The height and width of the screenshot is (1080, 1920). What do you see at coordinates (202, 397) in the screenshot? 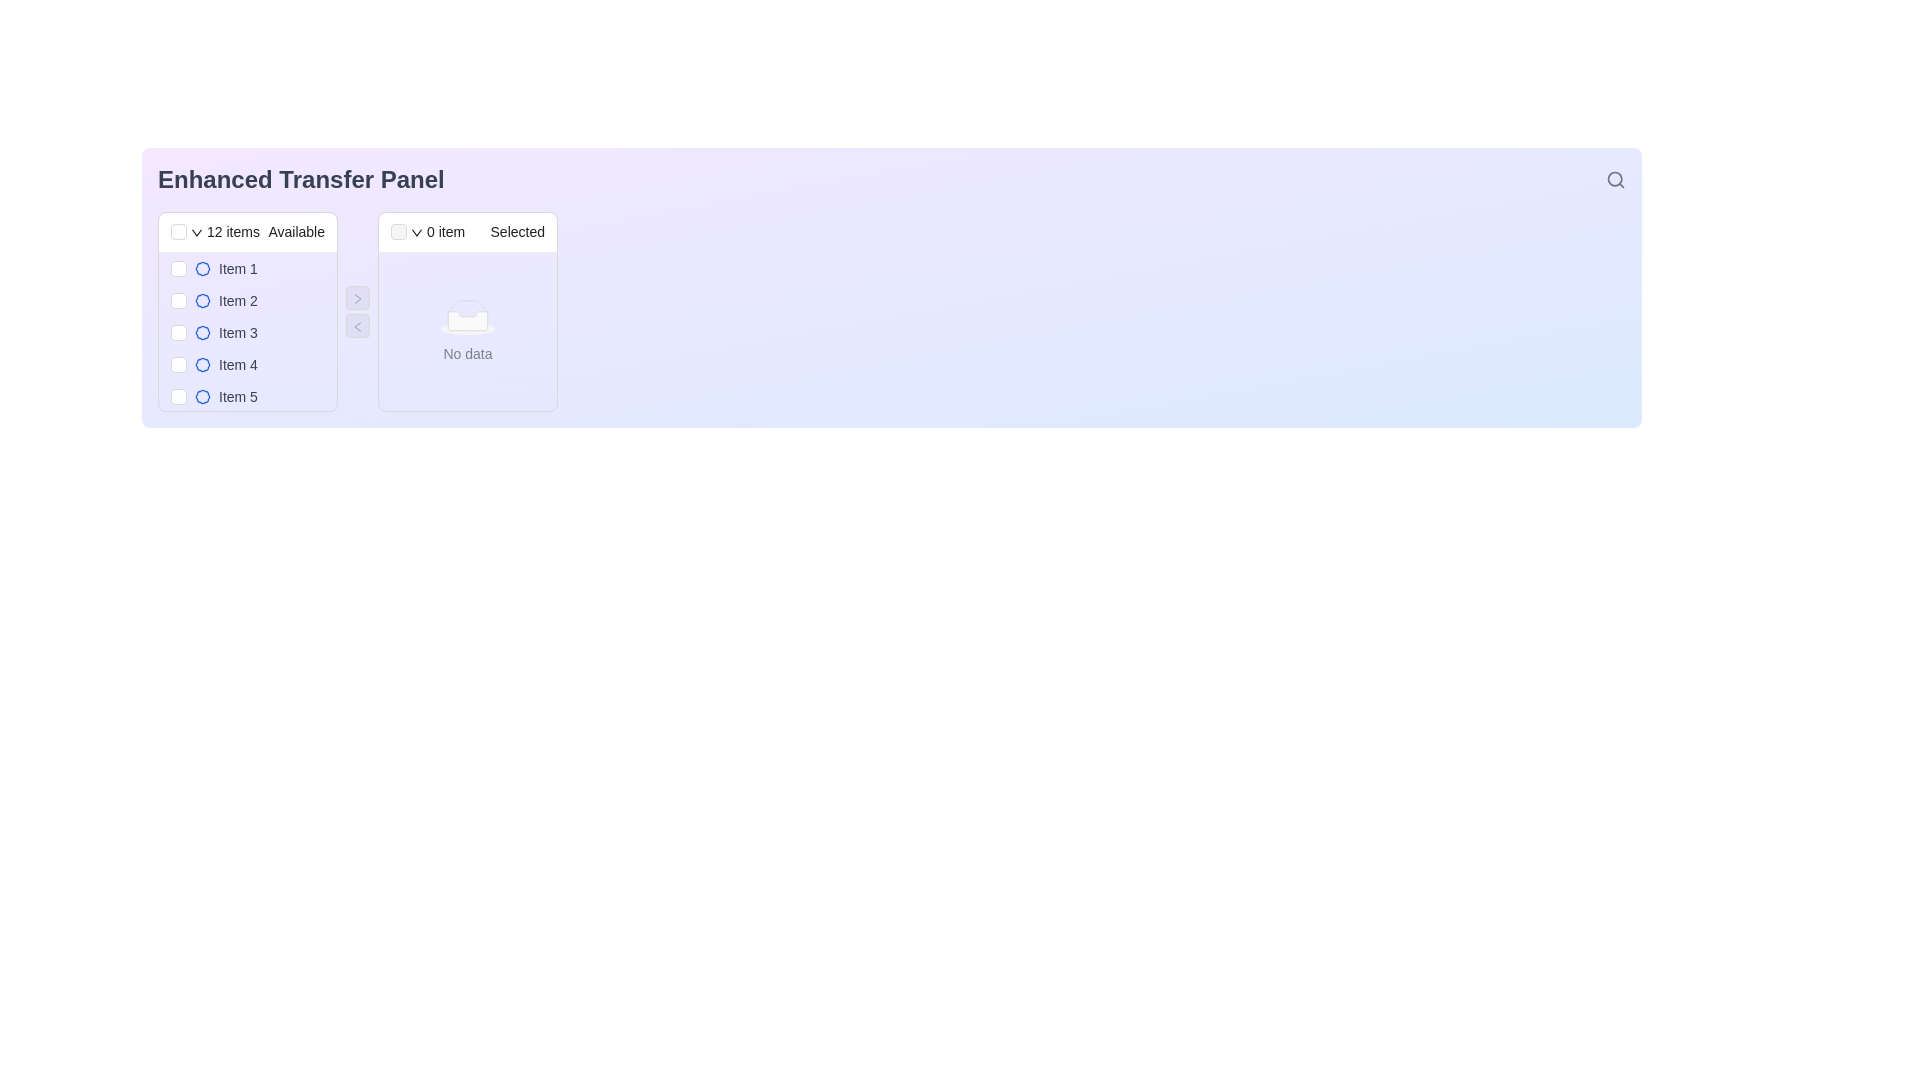
I see `the decorative icon associated with 'Item 5' located to the right of its checkbox and to the left of the text 'Item 5' in the 'Available' panel of the 'Enhanced Transfer Panel'` at bounding box center [202, 397].